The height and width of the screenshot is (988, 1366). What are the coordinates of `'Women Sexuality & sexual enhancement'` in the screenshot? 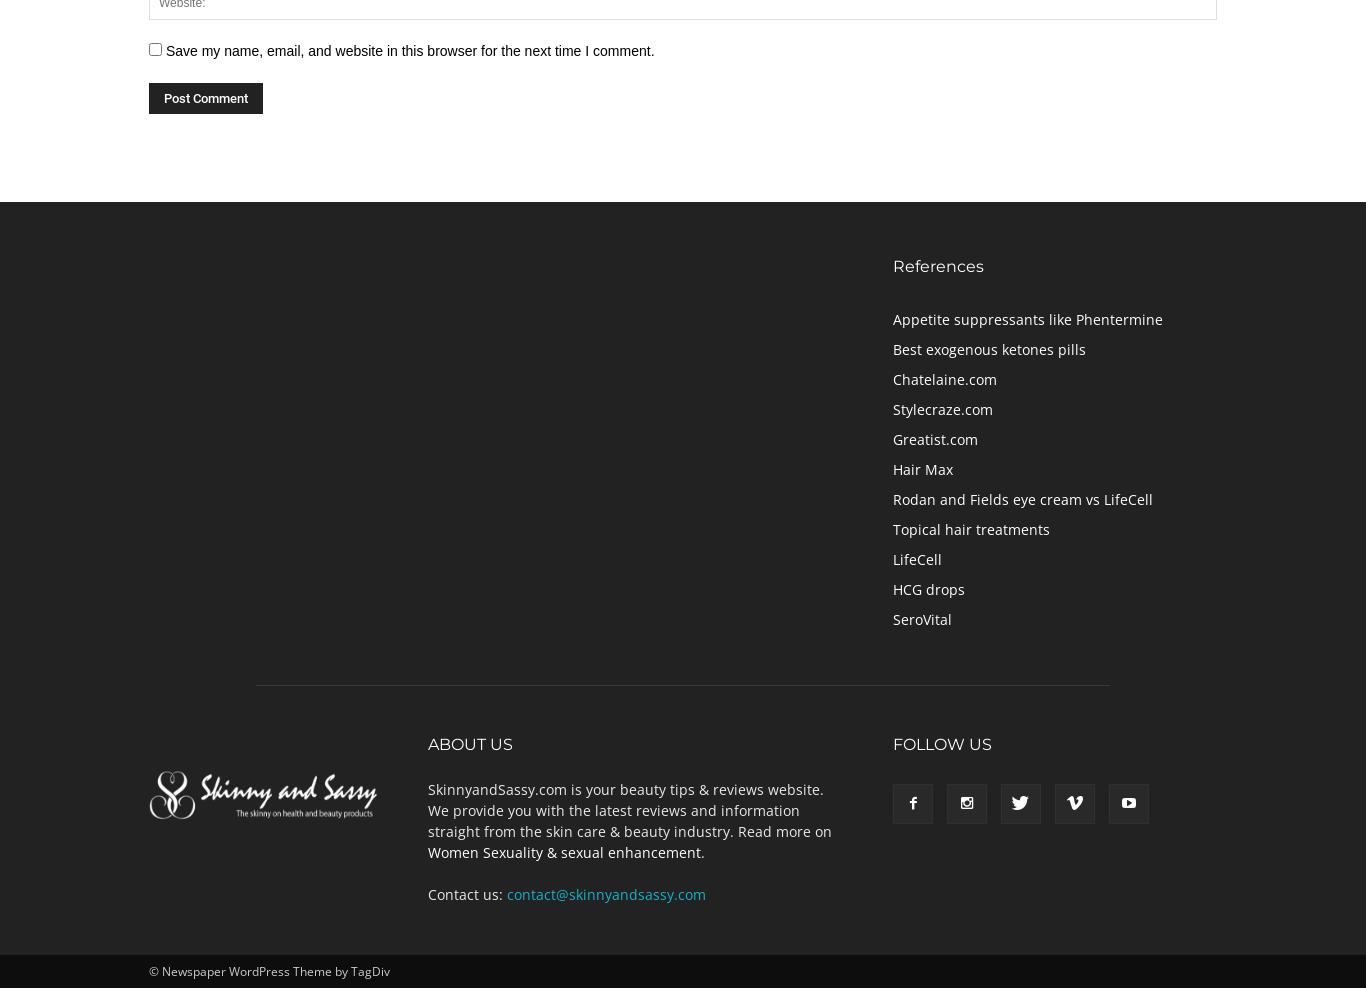 It's located at (426, 851).